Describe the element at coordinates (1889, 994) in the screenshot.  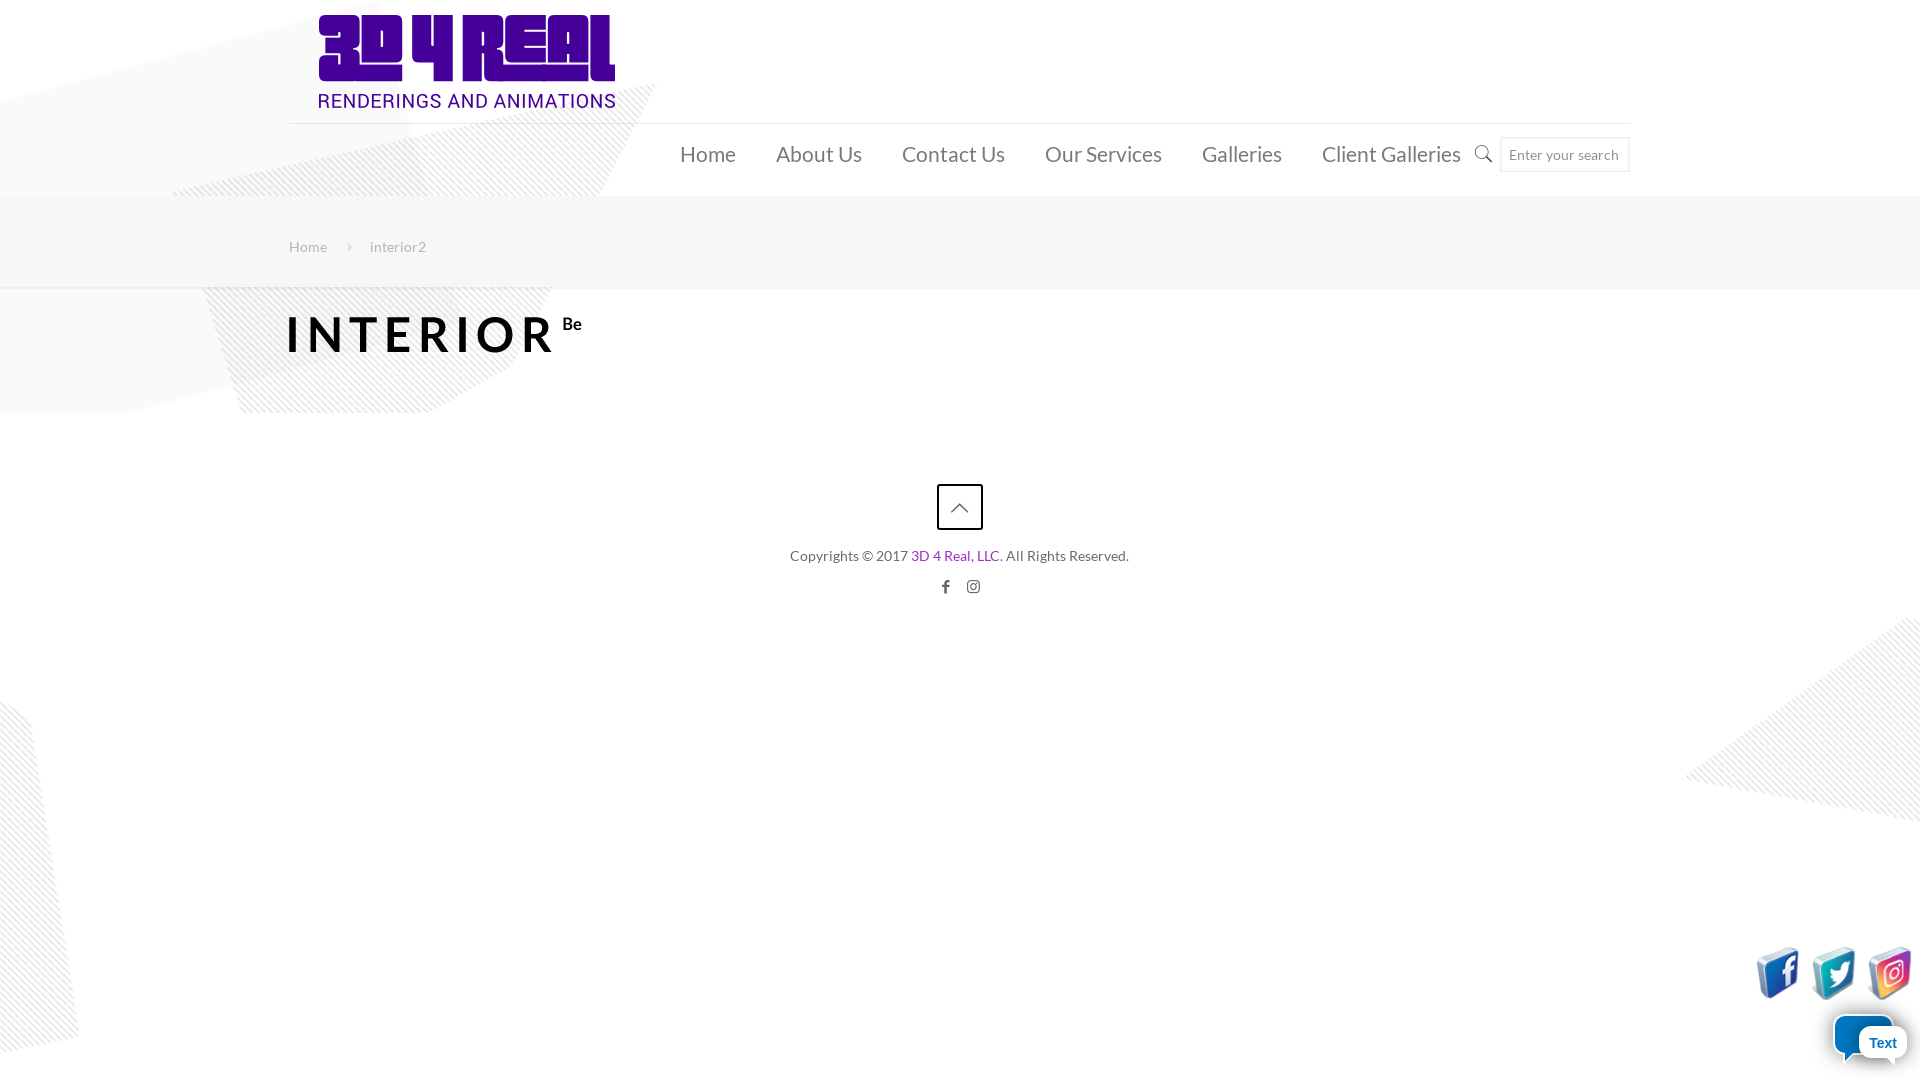
I see `'Visit Us On Instagram'` at that location.